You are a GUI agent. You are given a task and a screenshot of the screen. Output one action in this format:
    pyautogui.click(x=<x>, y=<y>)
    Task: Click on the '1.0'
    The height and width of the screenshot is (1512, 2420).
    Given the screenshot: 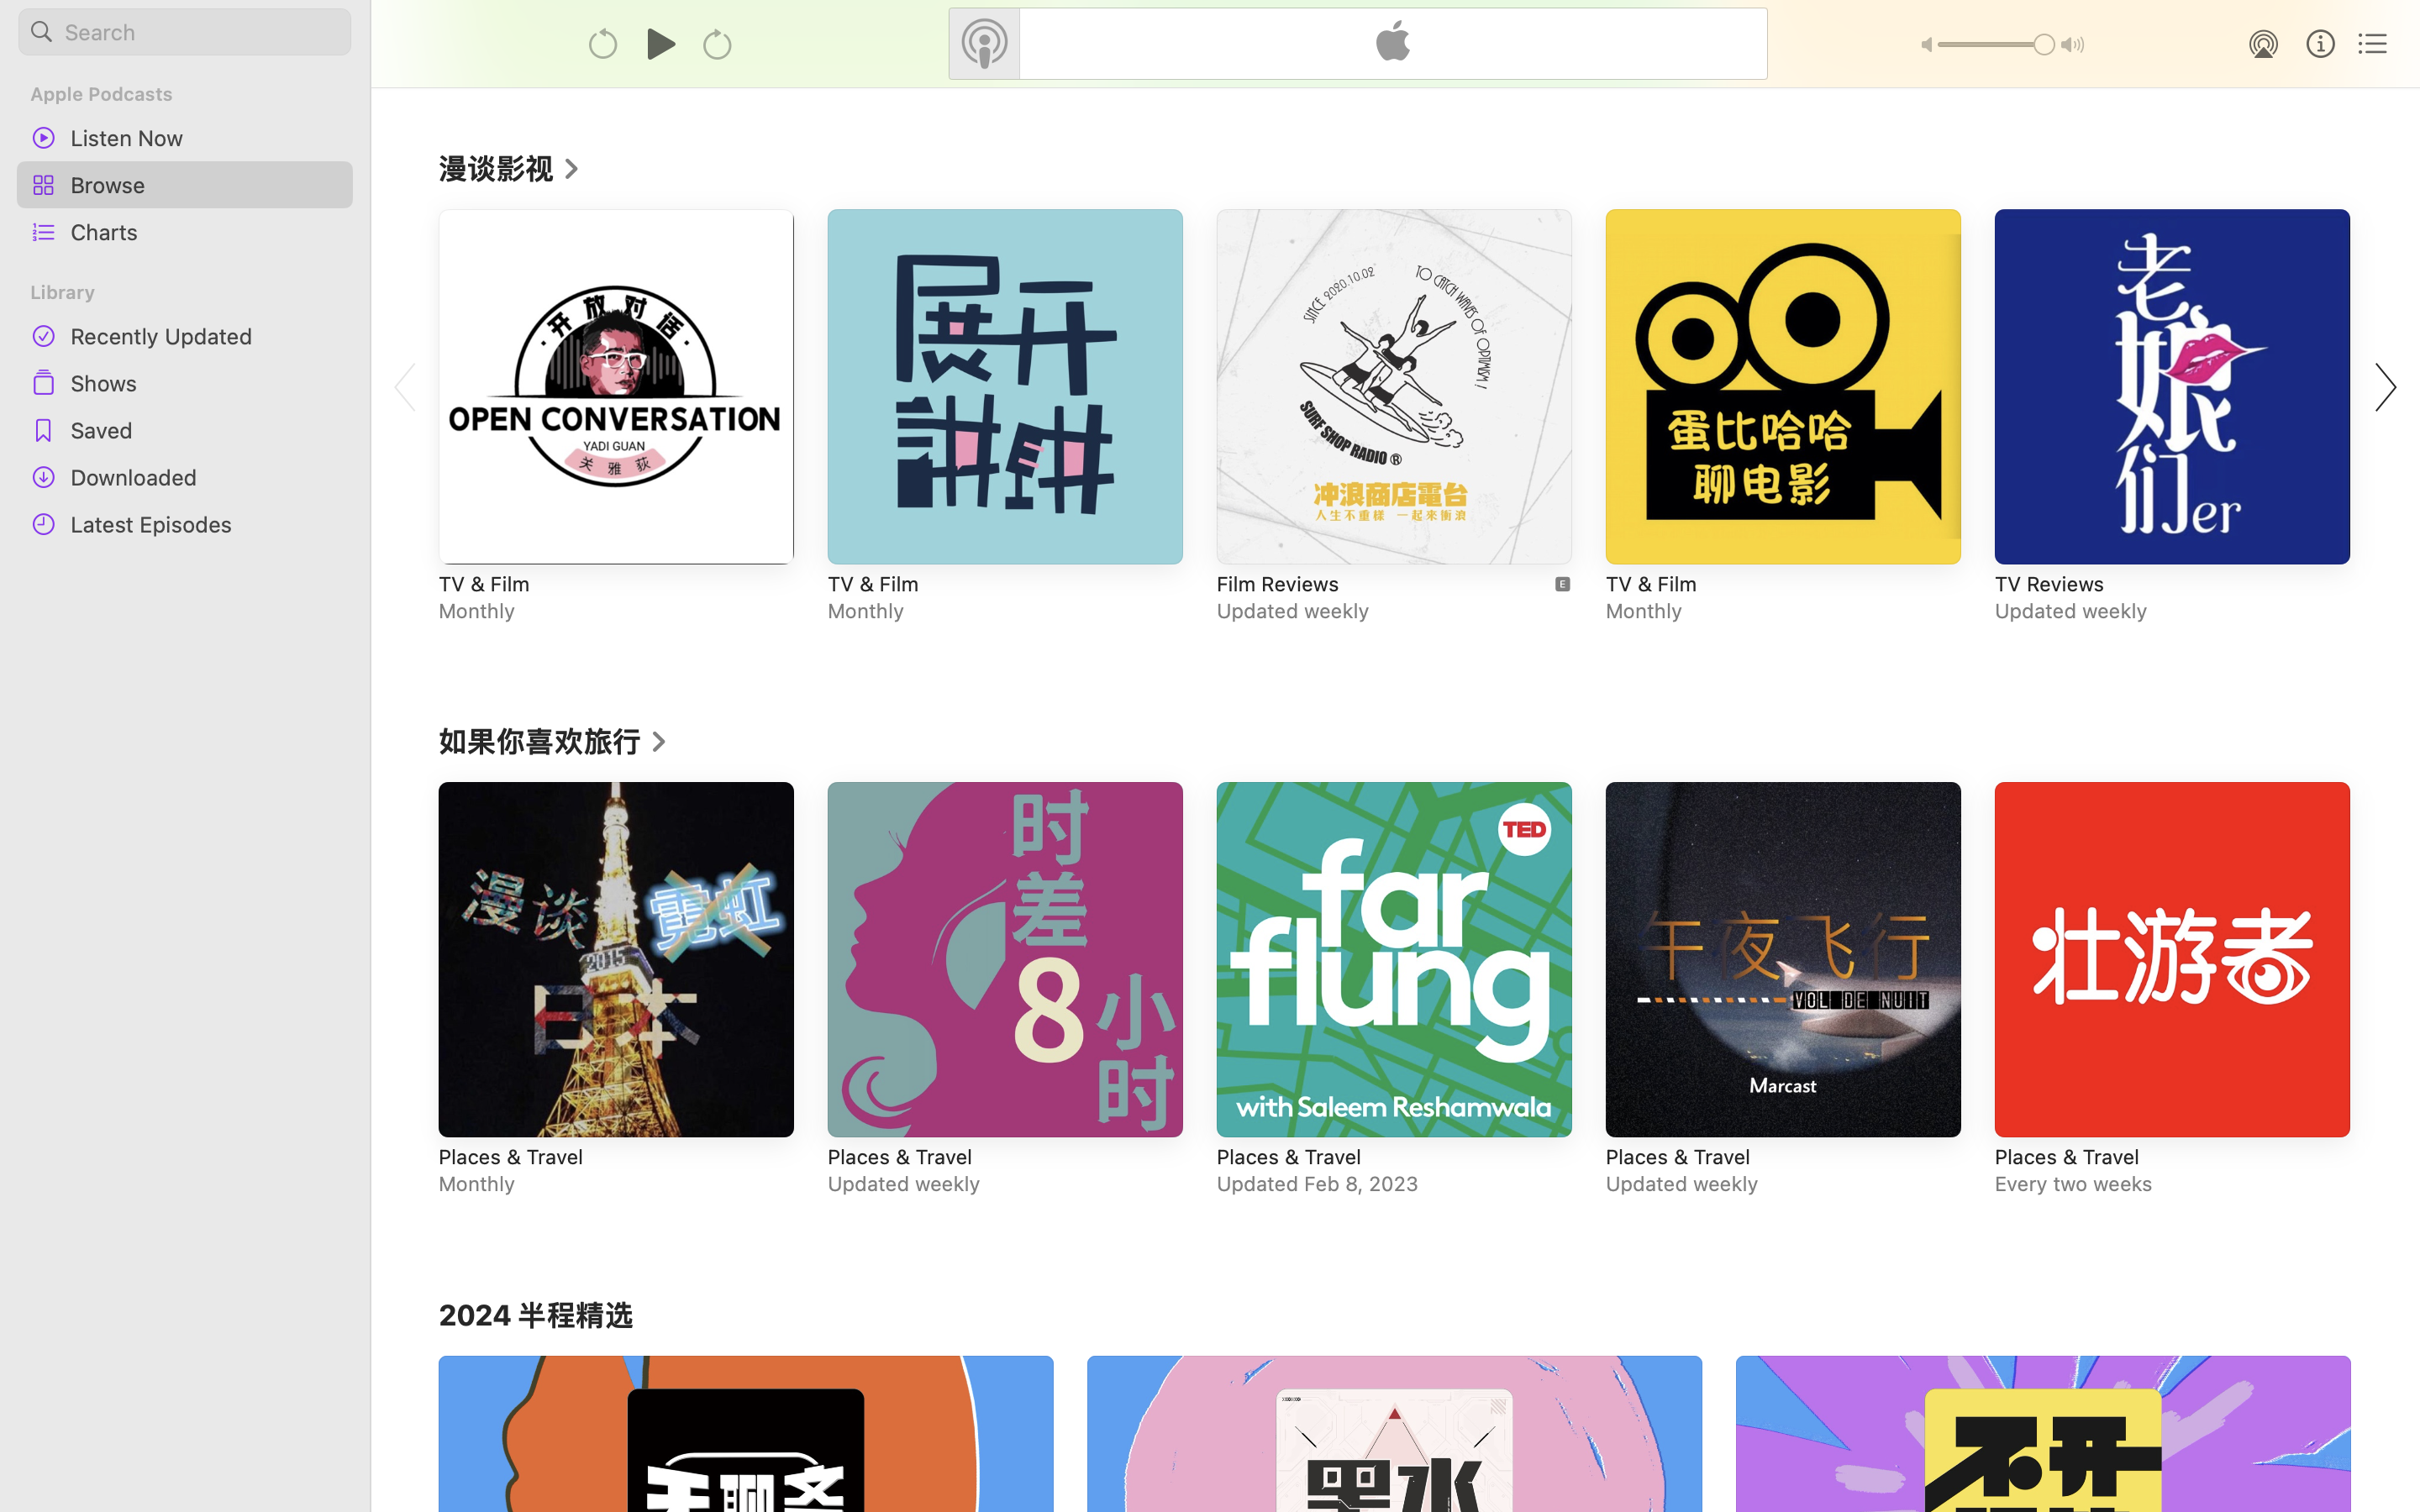 What is the action you would take?
    pyautogui.click(x=1996, y=44)
    